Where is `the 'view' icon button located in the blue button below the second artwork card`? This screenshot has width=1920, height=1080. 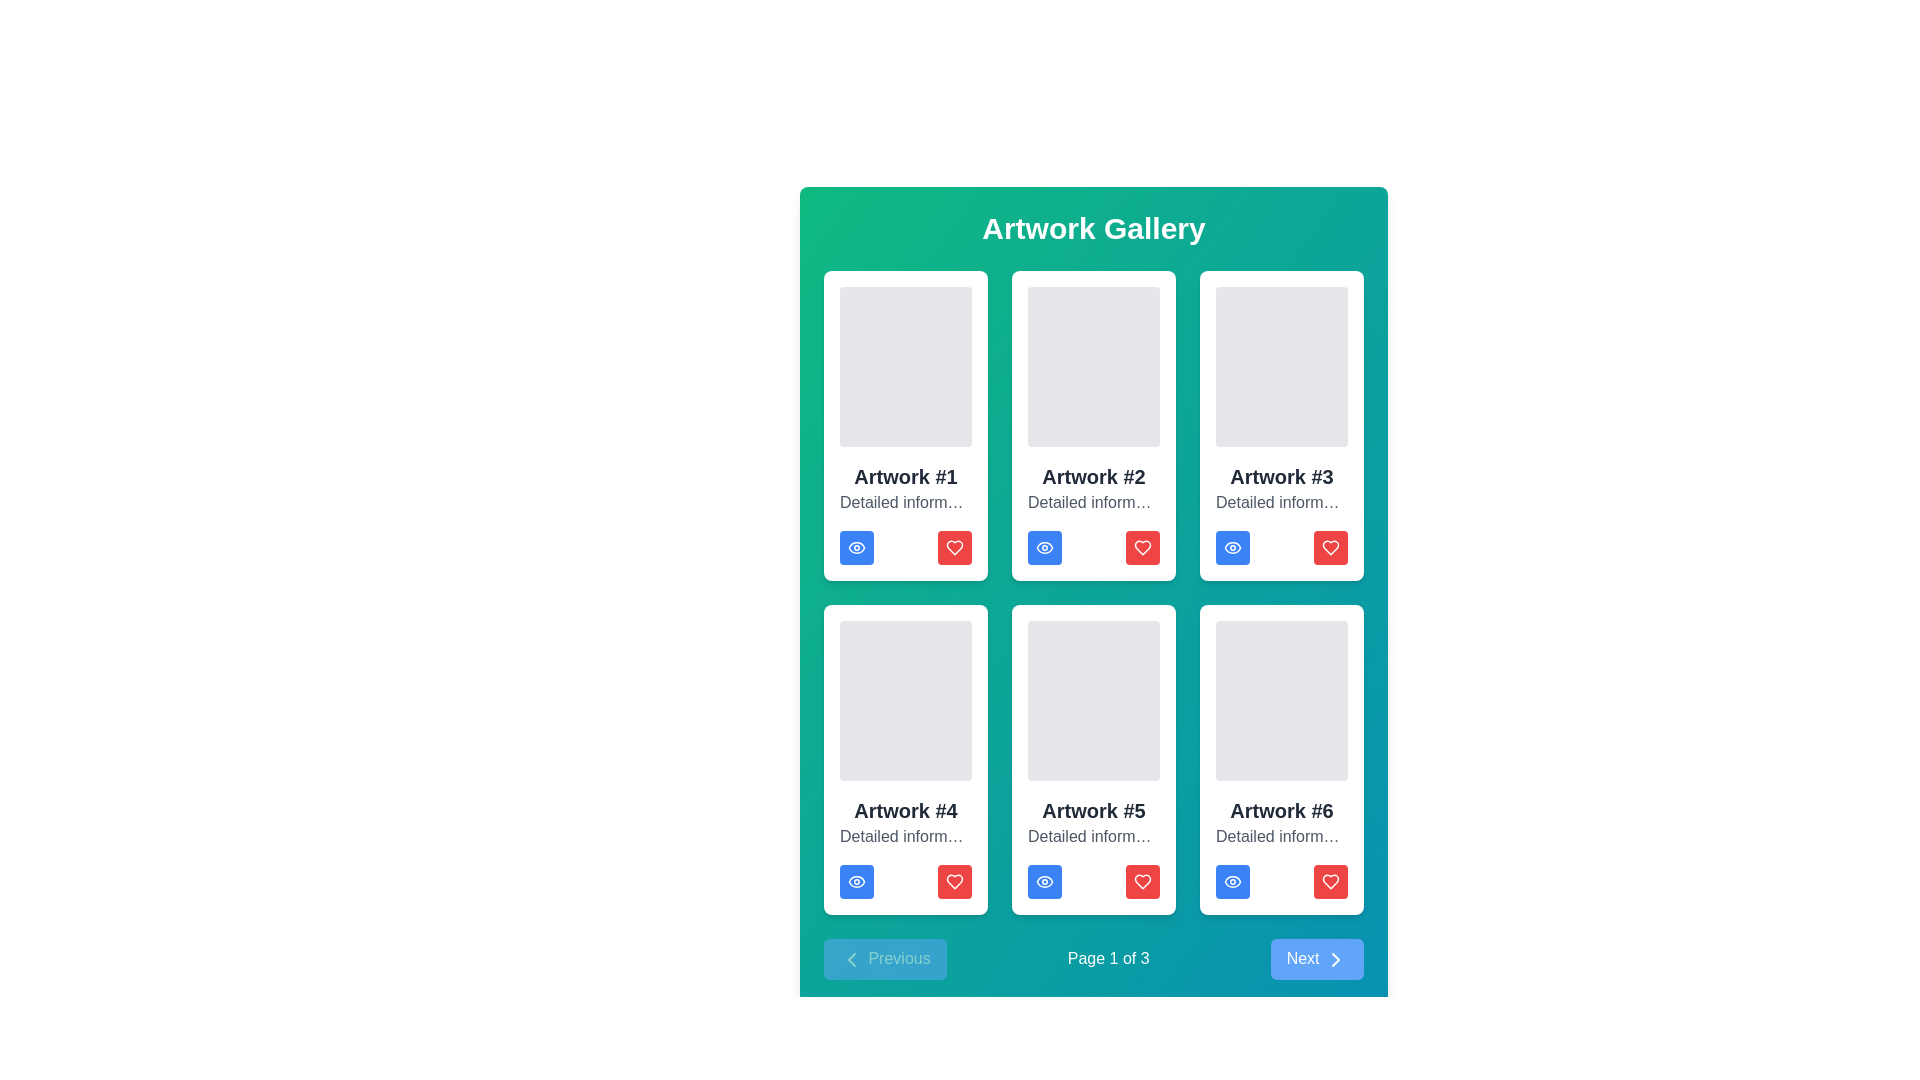 the 'view' icon button located in the blue button below the second artwork card is located at coordinates (1044, 547).